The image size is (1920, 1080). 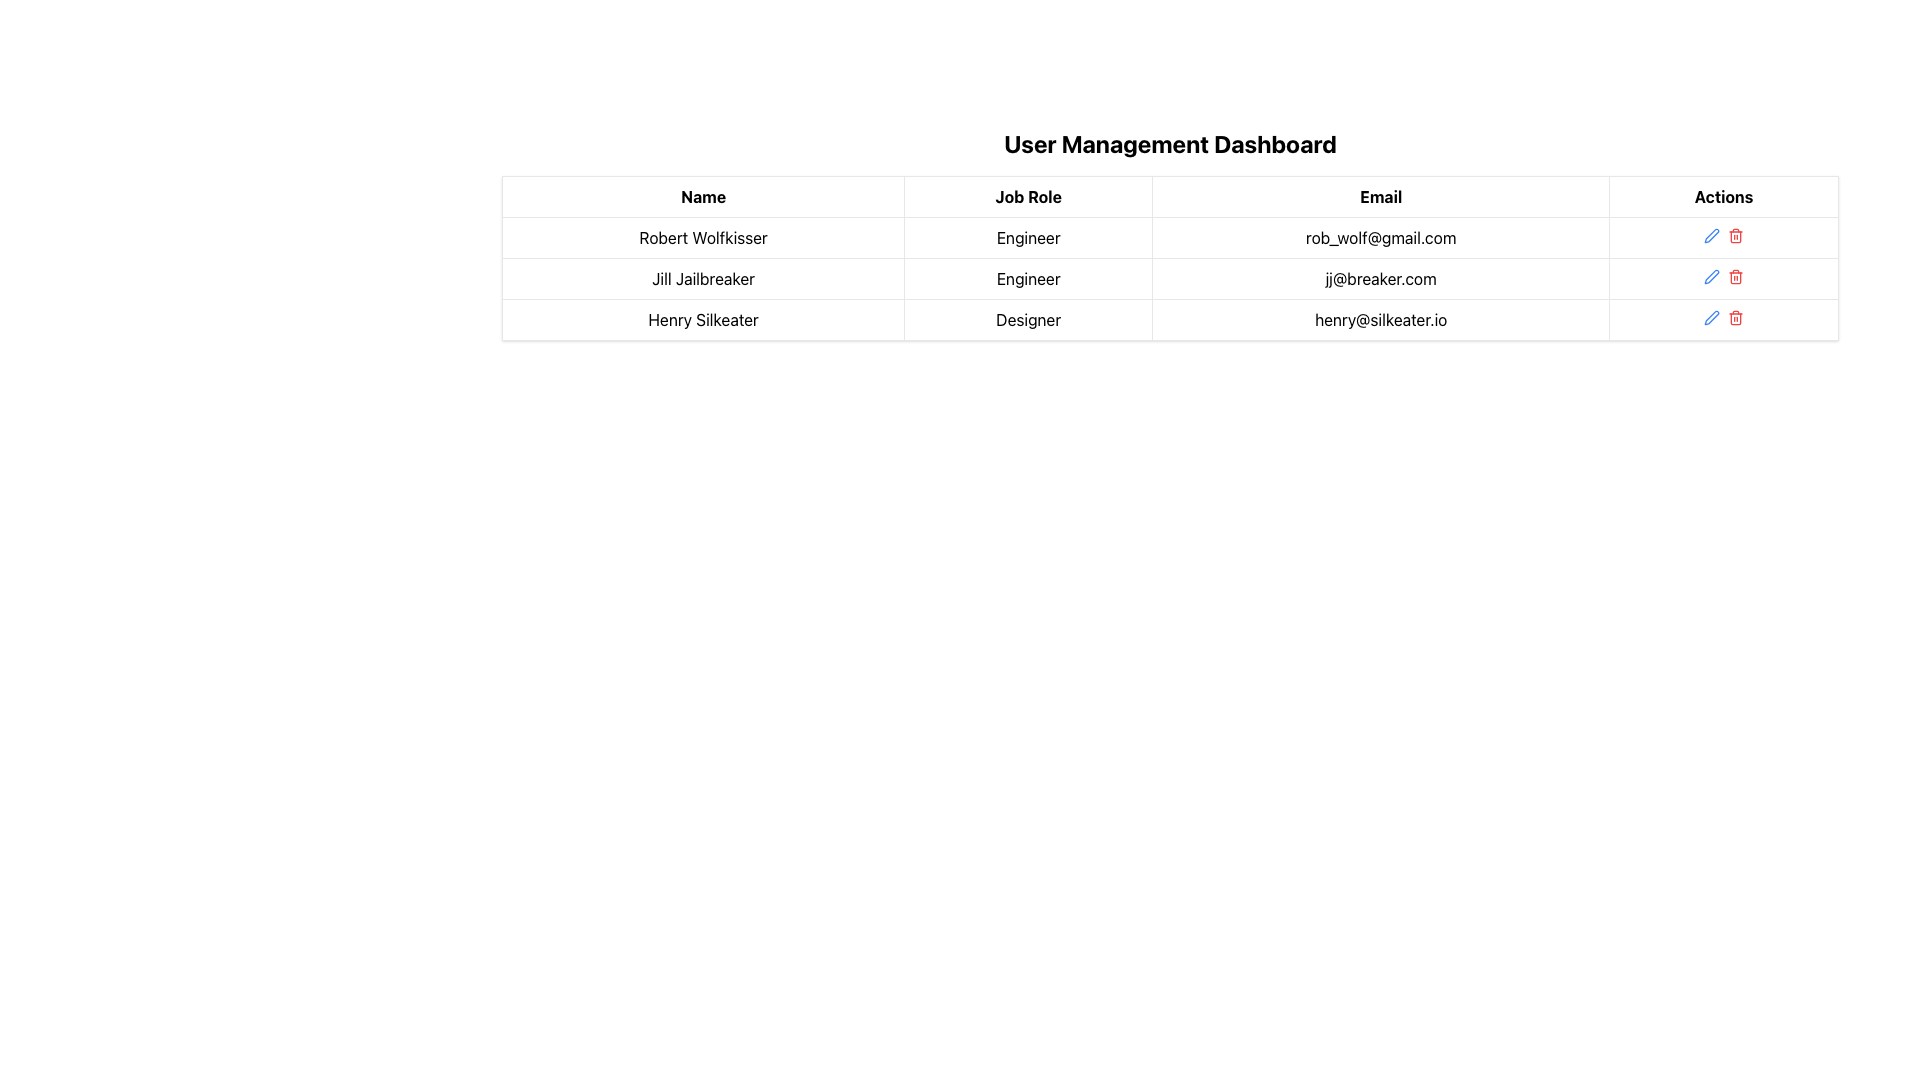 I want to click on the text field displaying the email address 'jj@breaker.com', so click(x=1380, y=278).